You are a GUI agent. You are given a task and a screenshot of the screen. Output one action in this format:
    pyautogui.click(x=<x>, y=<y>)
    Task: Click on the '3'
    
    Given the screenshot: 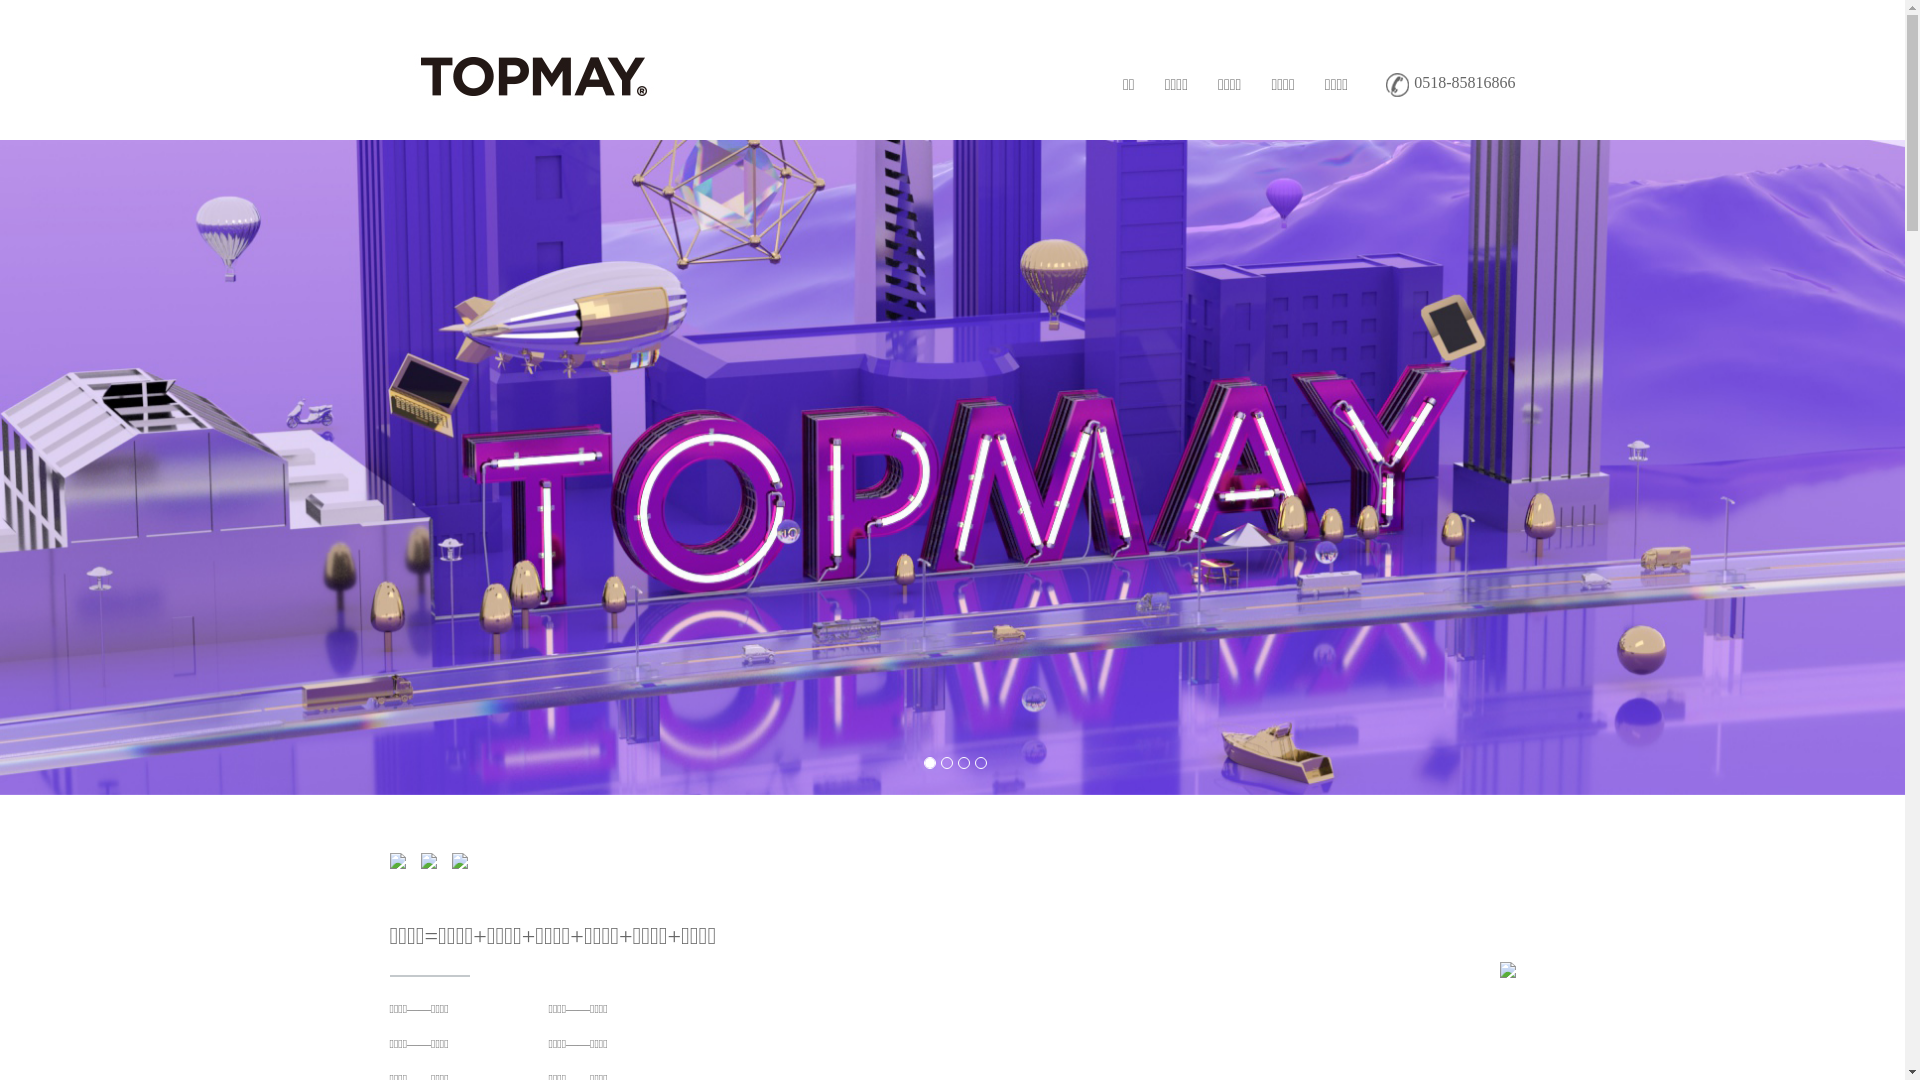 What is the action you would take?
    pyautogui.click(x=957, y=763)
    